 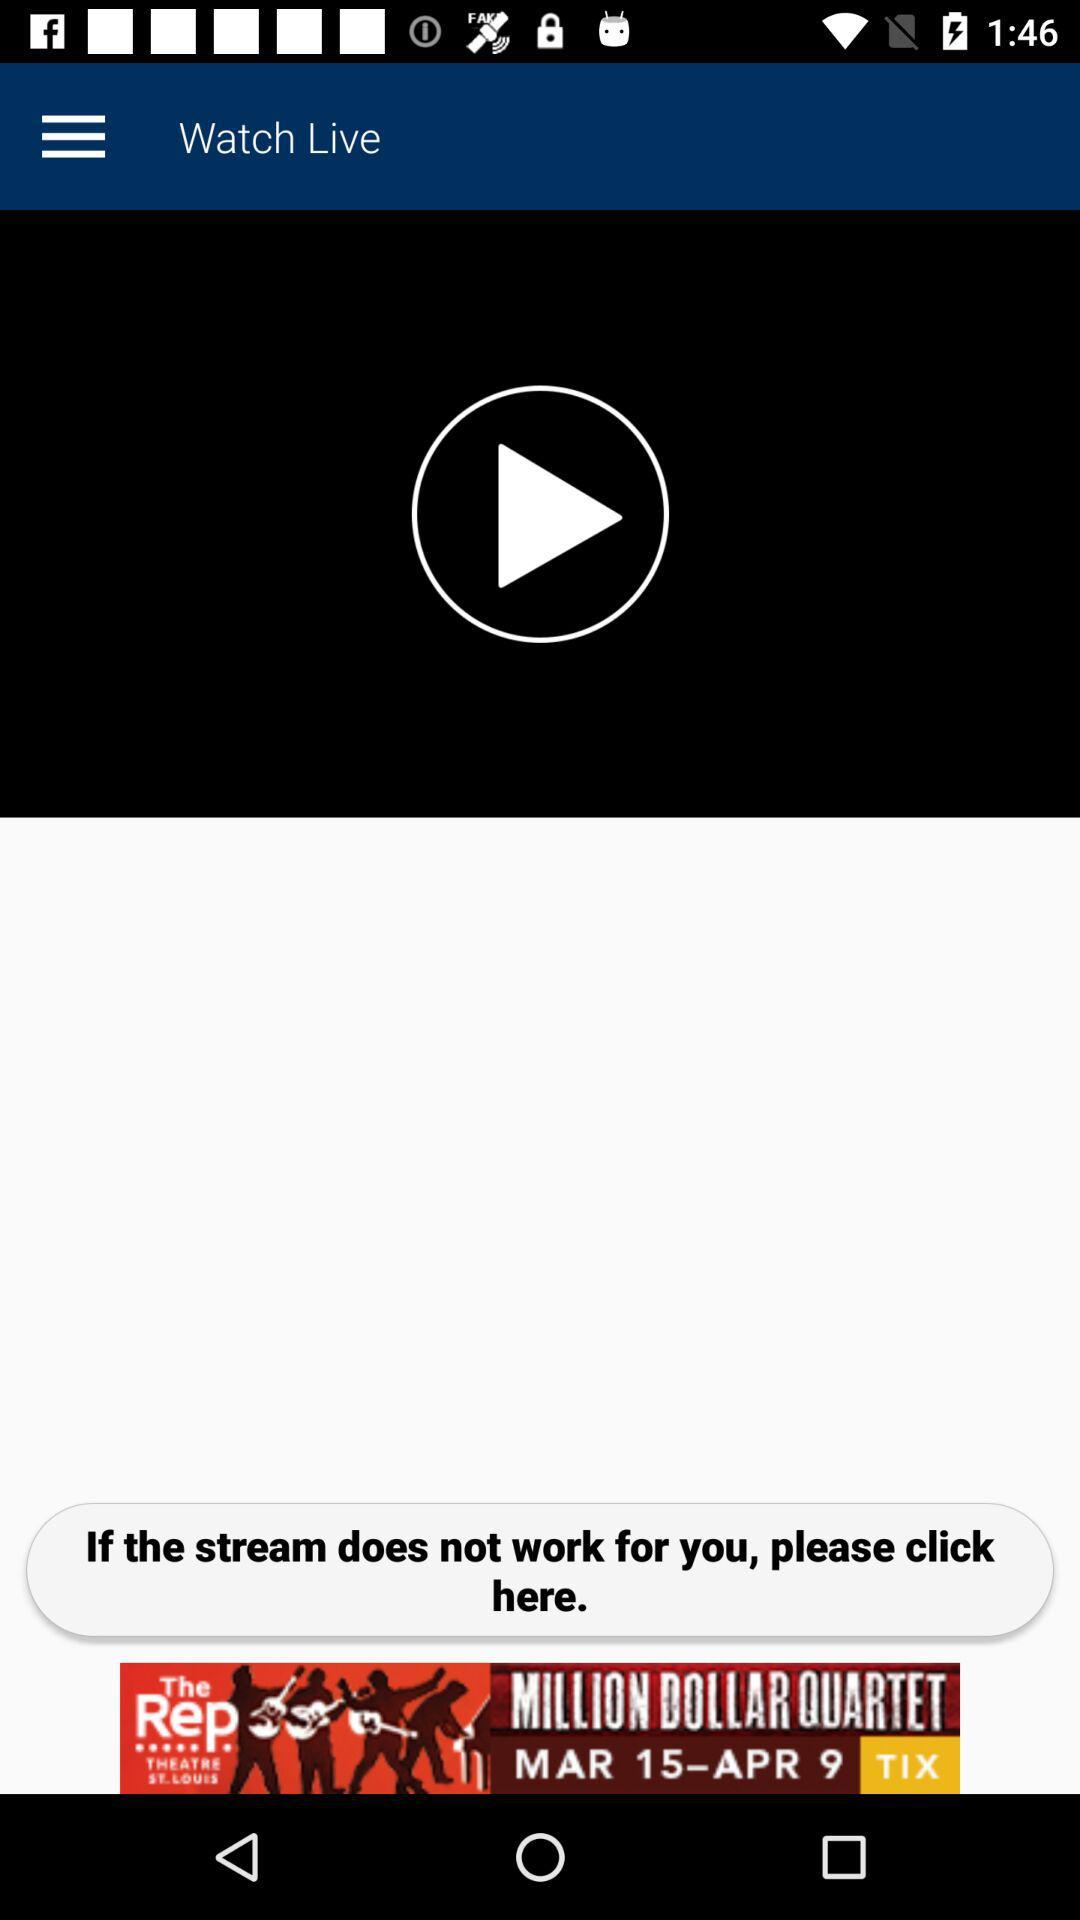 I want to click on advertisement, so click(x=540, y=1727).